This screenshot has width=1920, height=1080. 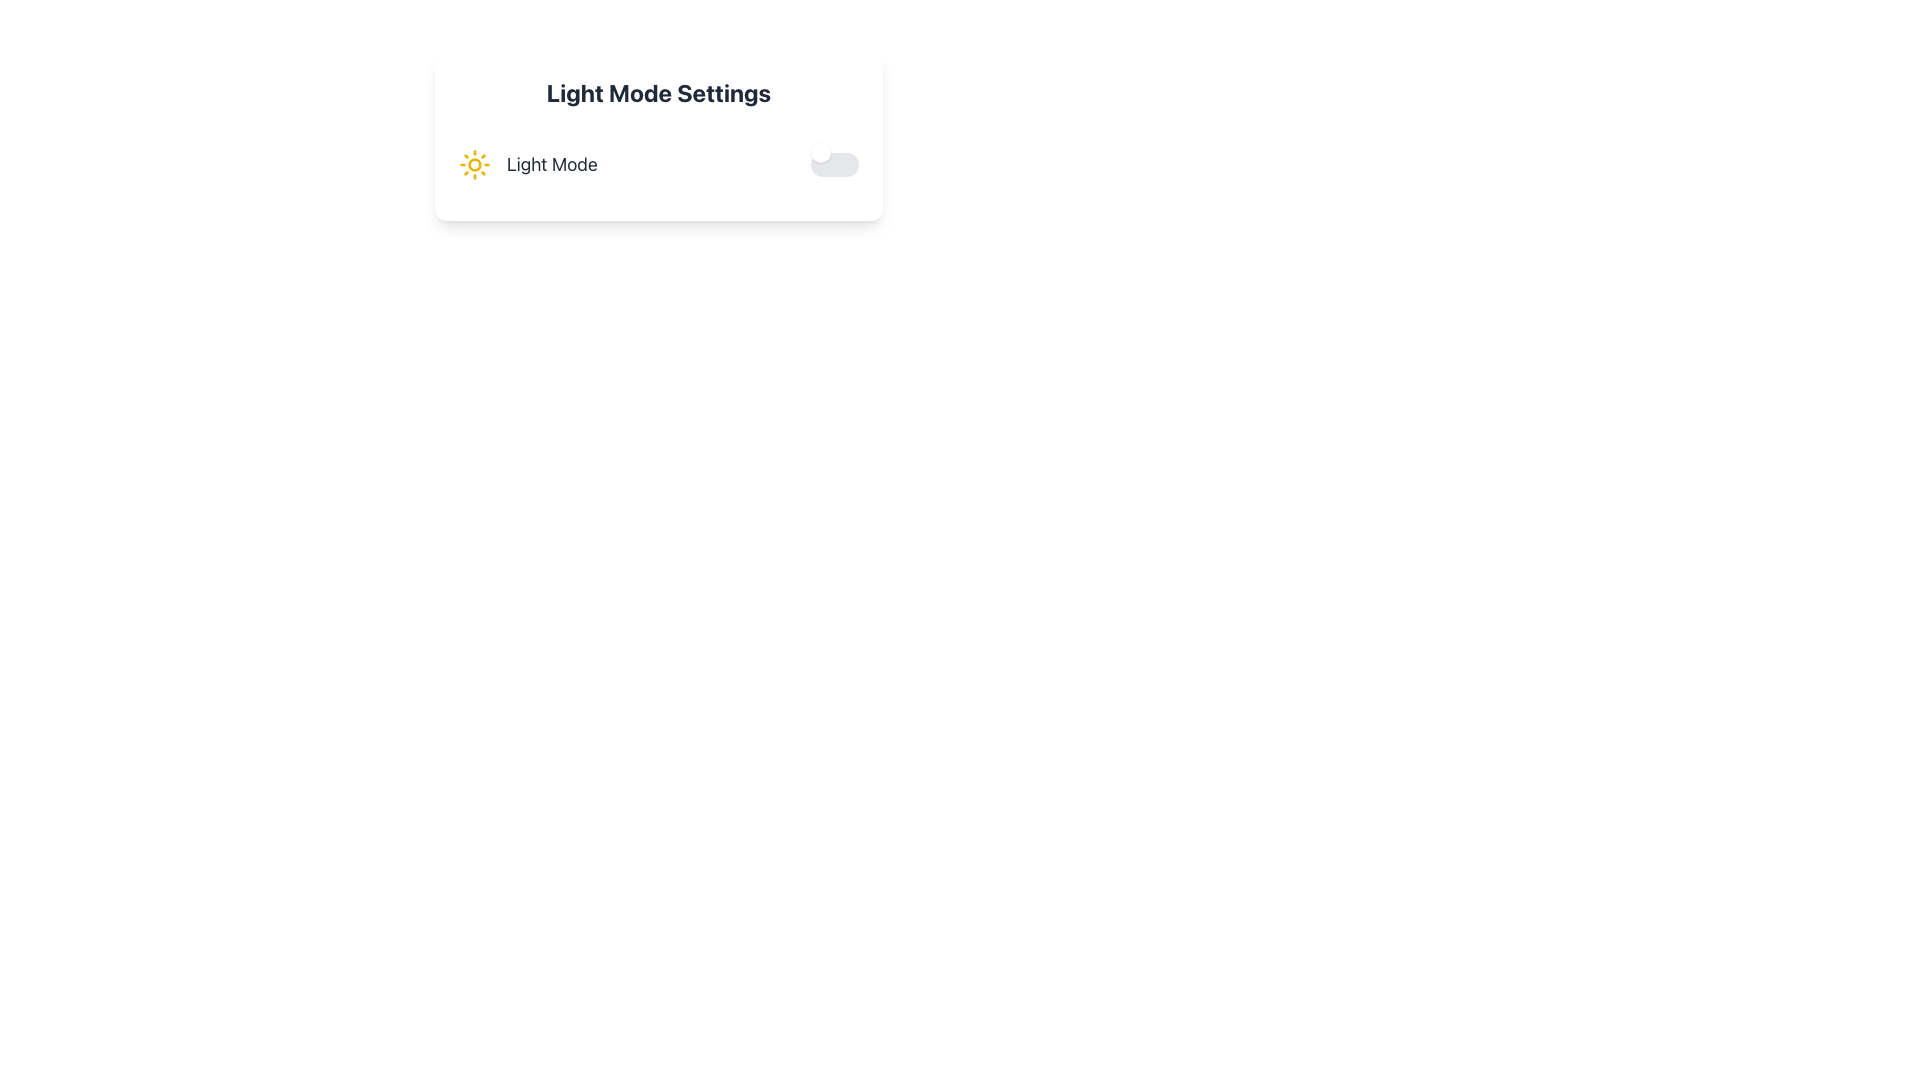 What do you see at coordinates (474, 164) in the screenshot?
I see `the graphical decorative element that represents the sun, located at the center of the sun graphic within the 'Light Mode Settings' card interface` at bounding box center [474, 164].